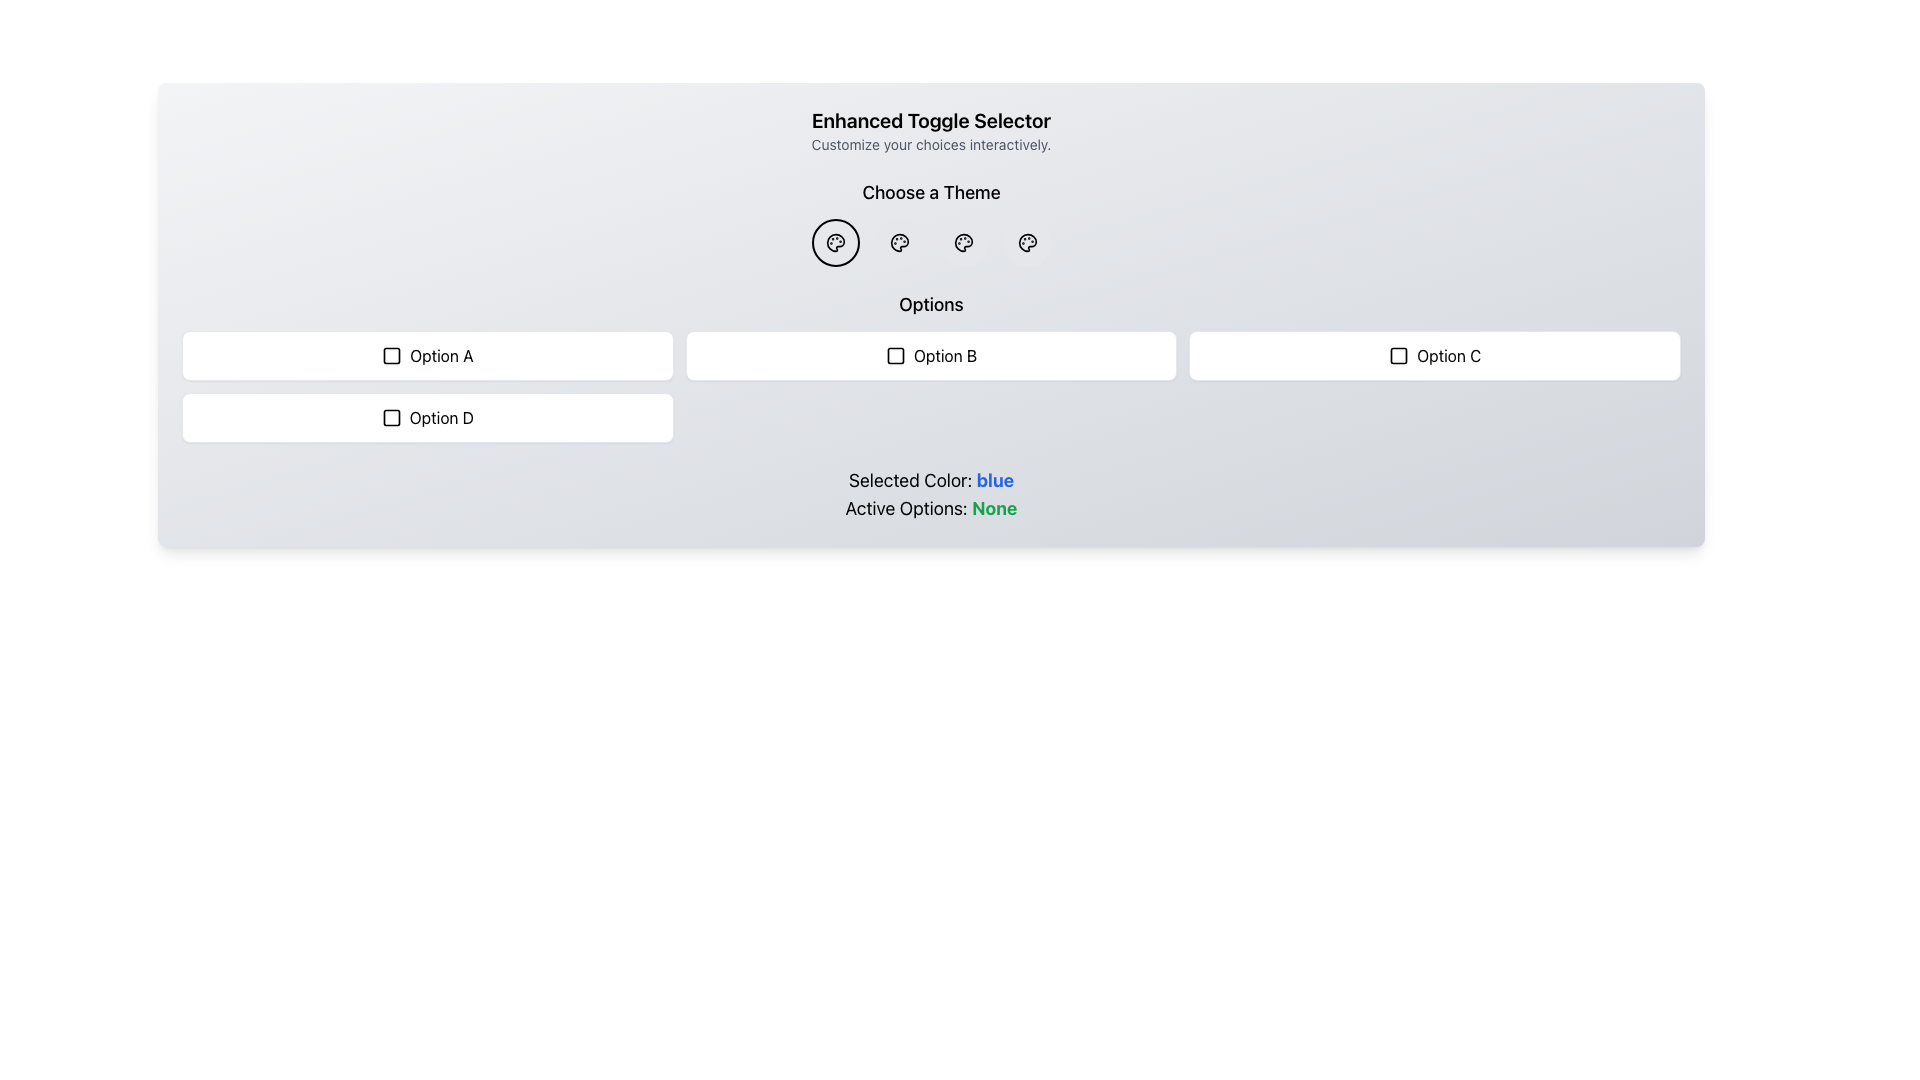  Describe the element at coordinates (391, 416) in the screenshot. I see `the active state of the checkbox labeled 'Option D' to interact via keyboard` at that location.